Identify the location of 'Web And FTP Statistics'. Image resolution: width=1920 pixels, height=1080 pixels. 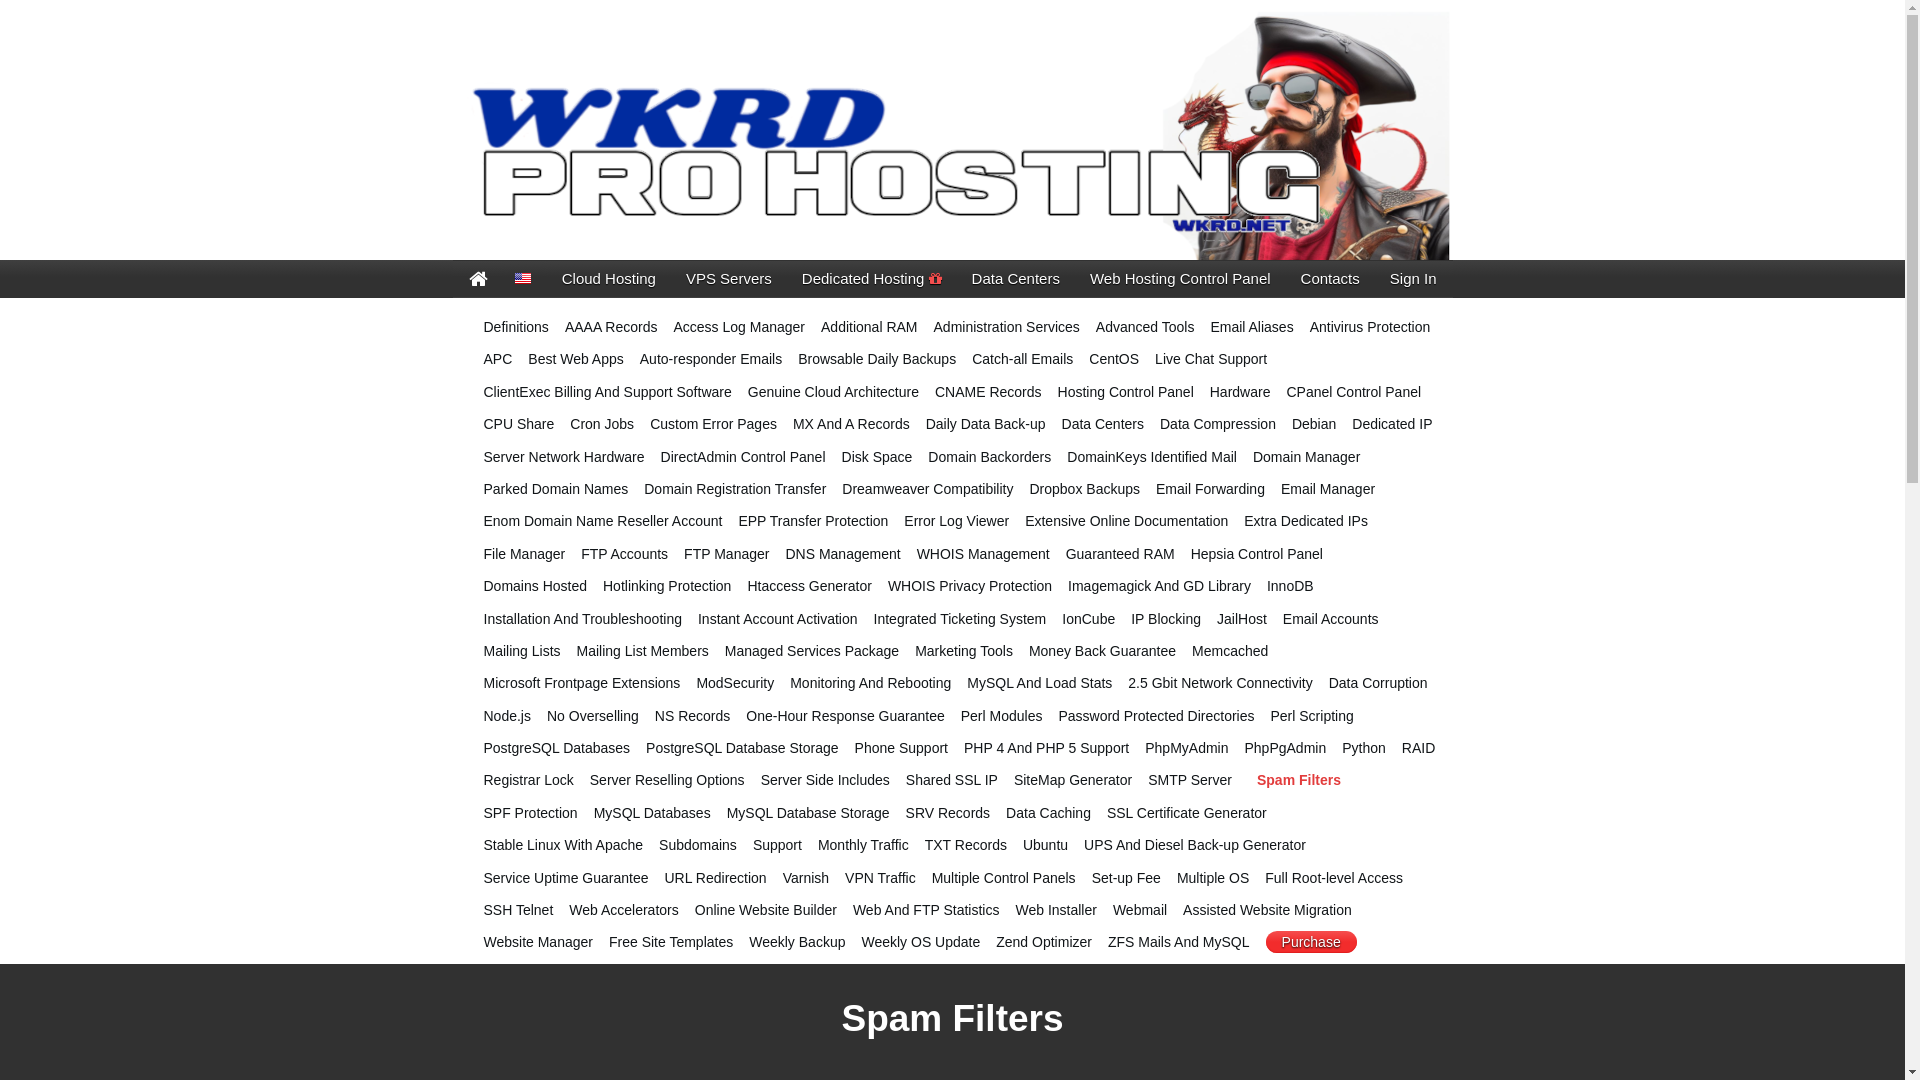
(925, 910).